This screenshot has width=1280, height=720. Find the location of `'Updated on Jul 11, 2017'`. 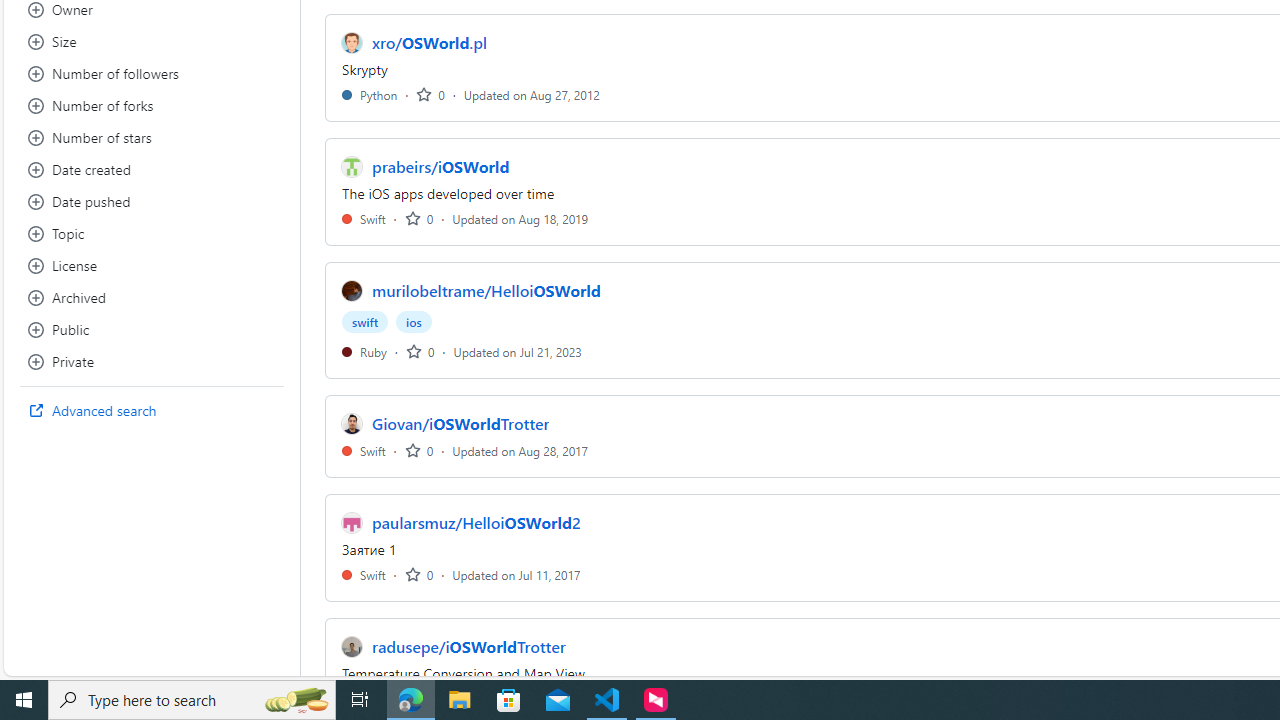

'Updated on Jul 11, 2017' is located at coordinates (516, 574).